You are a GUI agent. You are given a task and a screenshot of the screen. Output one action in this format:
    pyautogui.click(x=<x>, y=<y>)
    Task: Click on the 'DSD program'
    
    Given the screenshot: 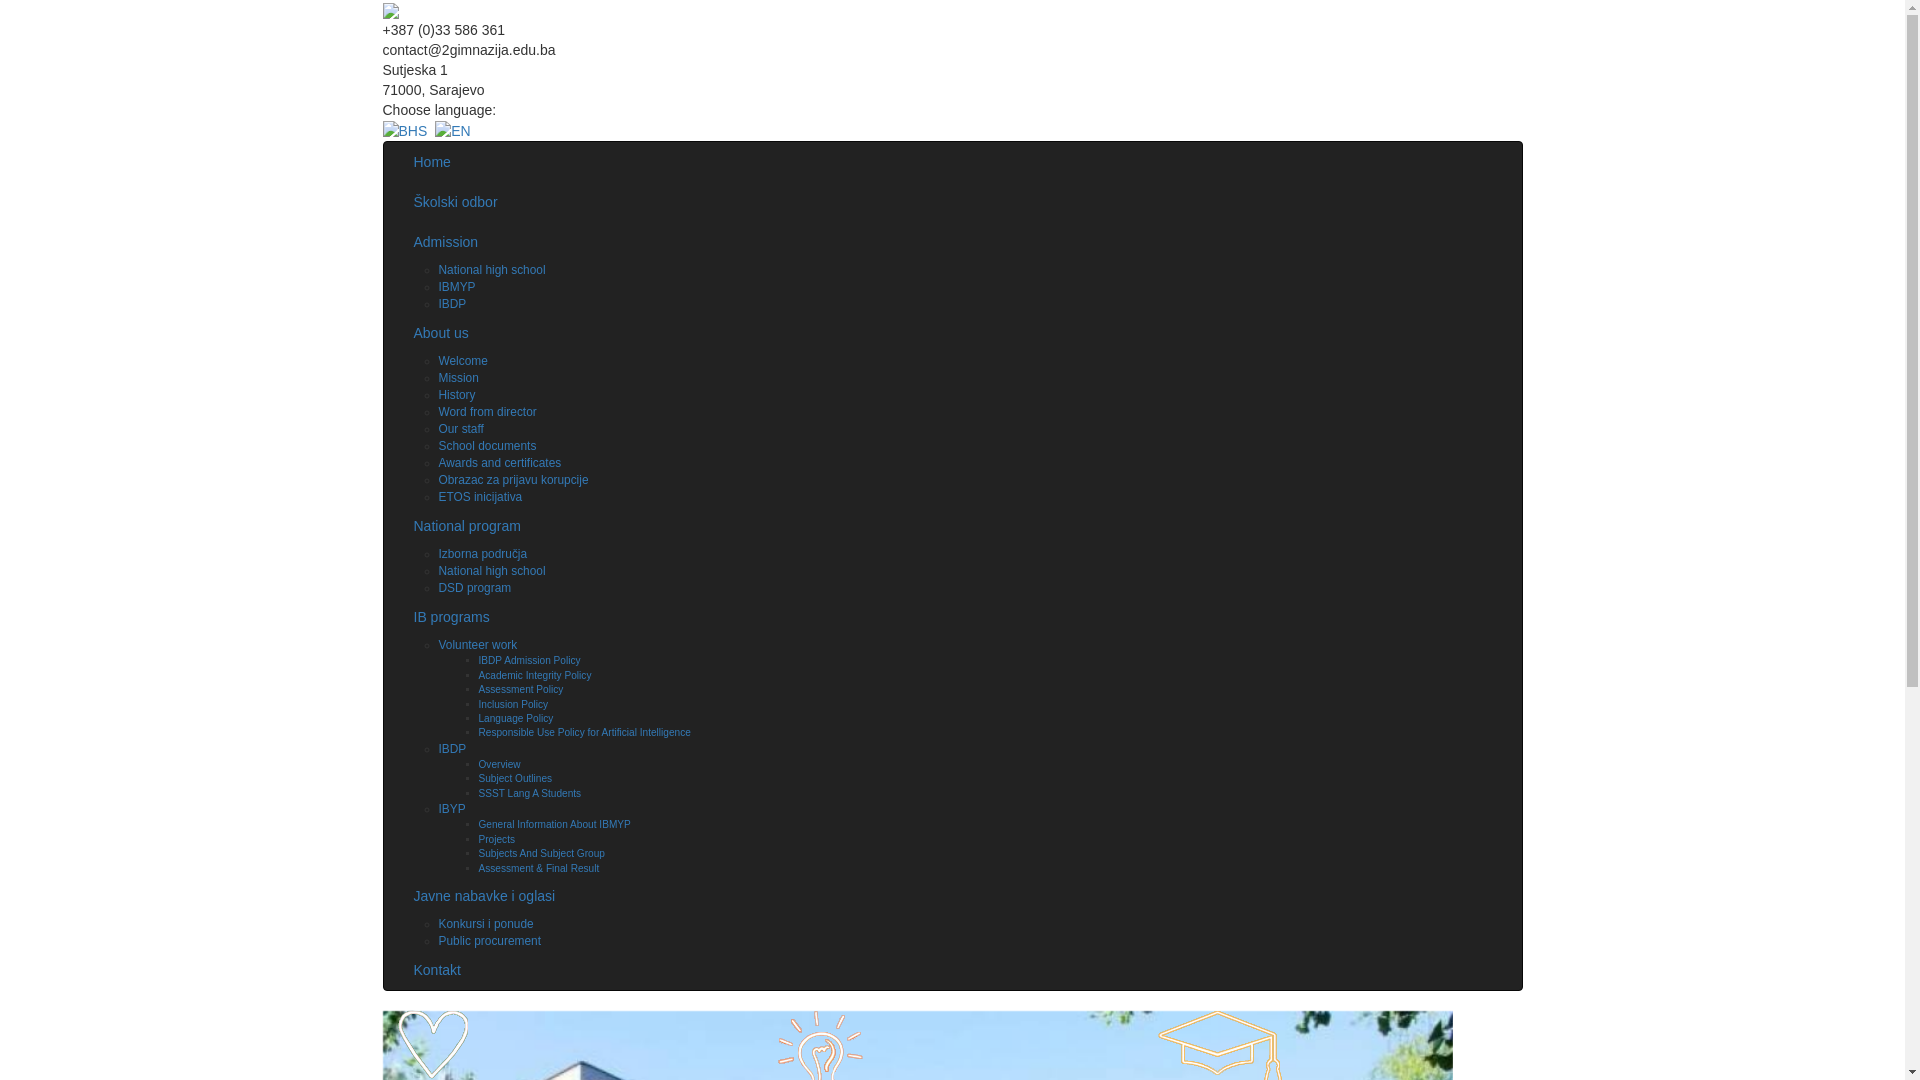 What is the action you would take?
    pyautogui.click(x=473, y=586)
    